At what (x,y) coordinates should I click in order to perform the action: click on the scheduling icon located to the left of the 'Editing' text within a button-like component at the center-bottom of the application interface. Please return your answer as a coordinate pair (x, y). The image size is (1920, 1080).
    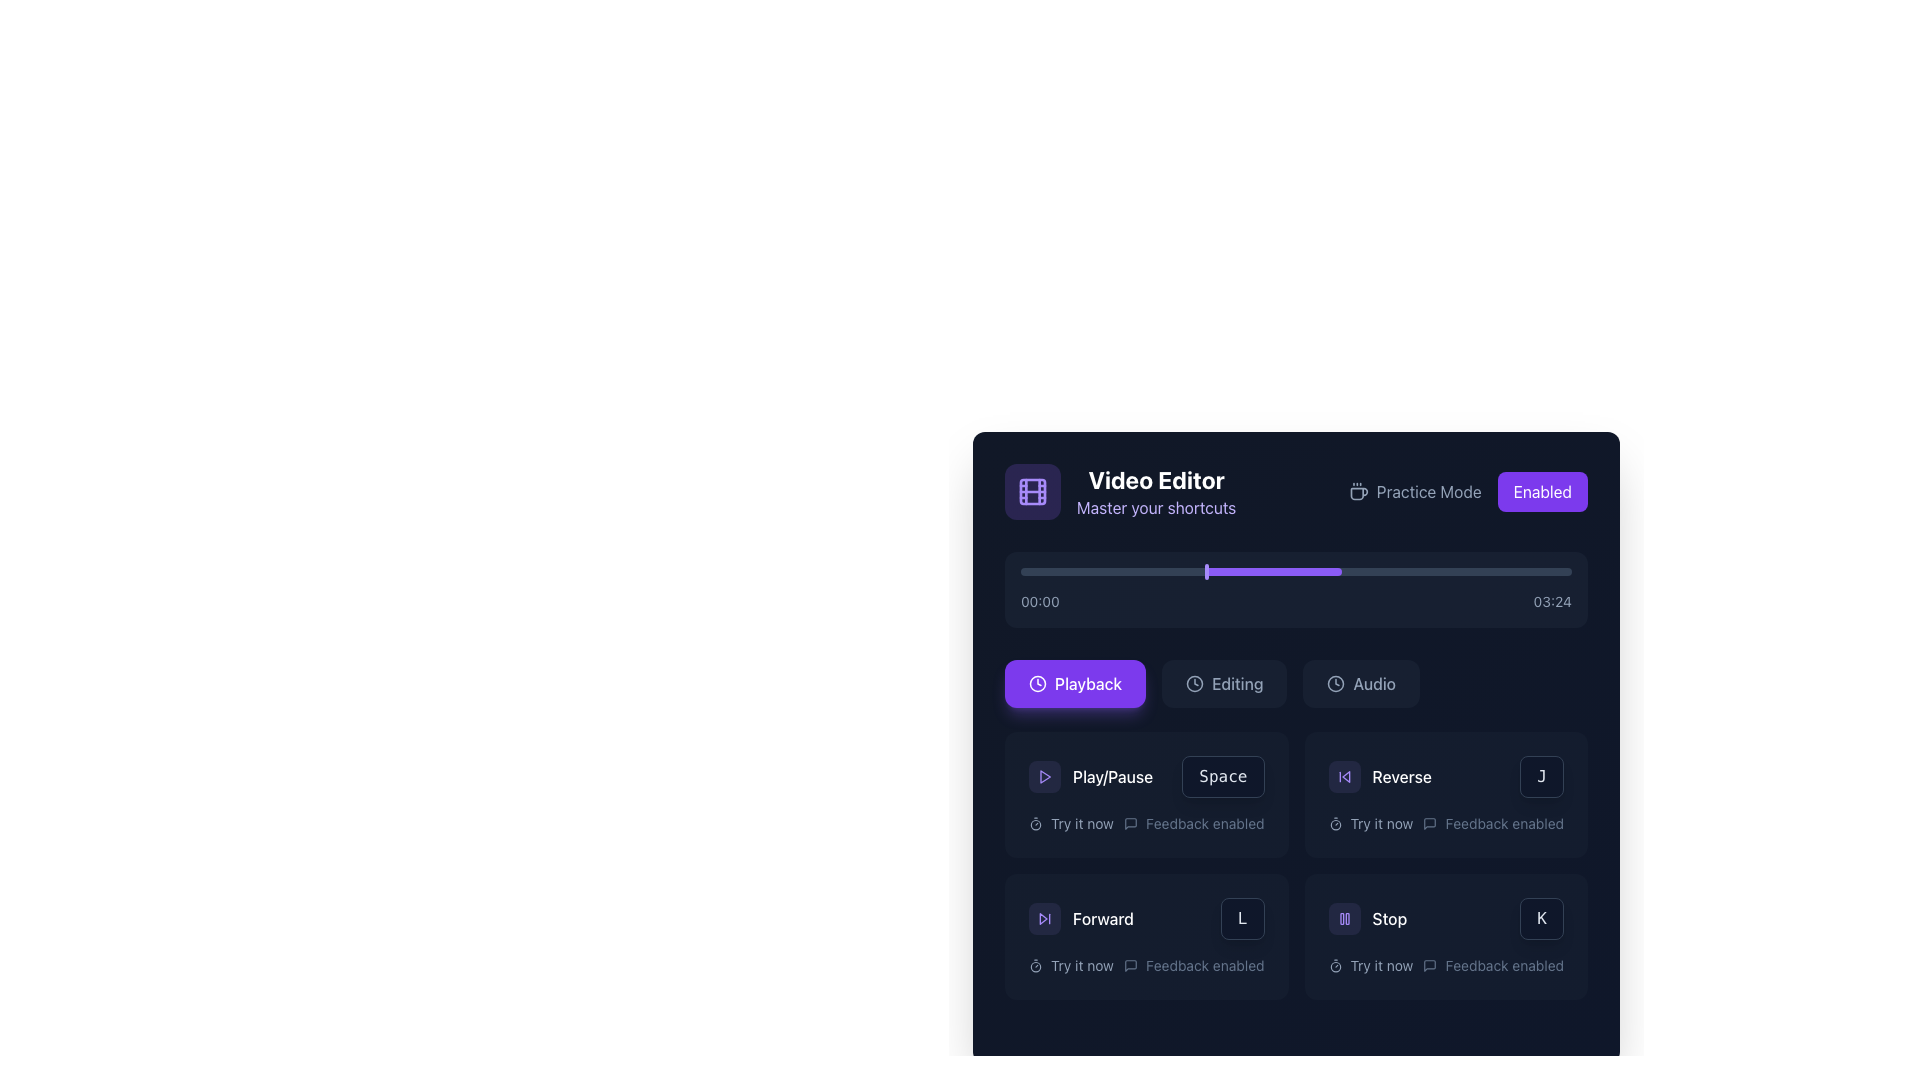
    Looking at the image, I should click on (1195, 682).